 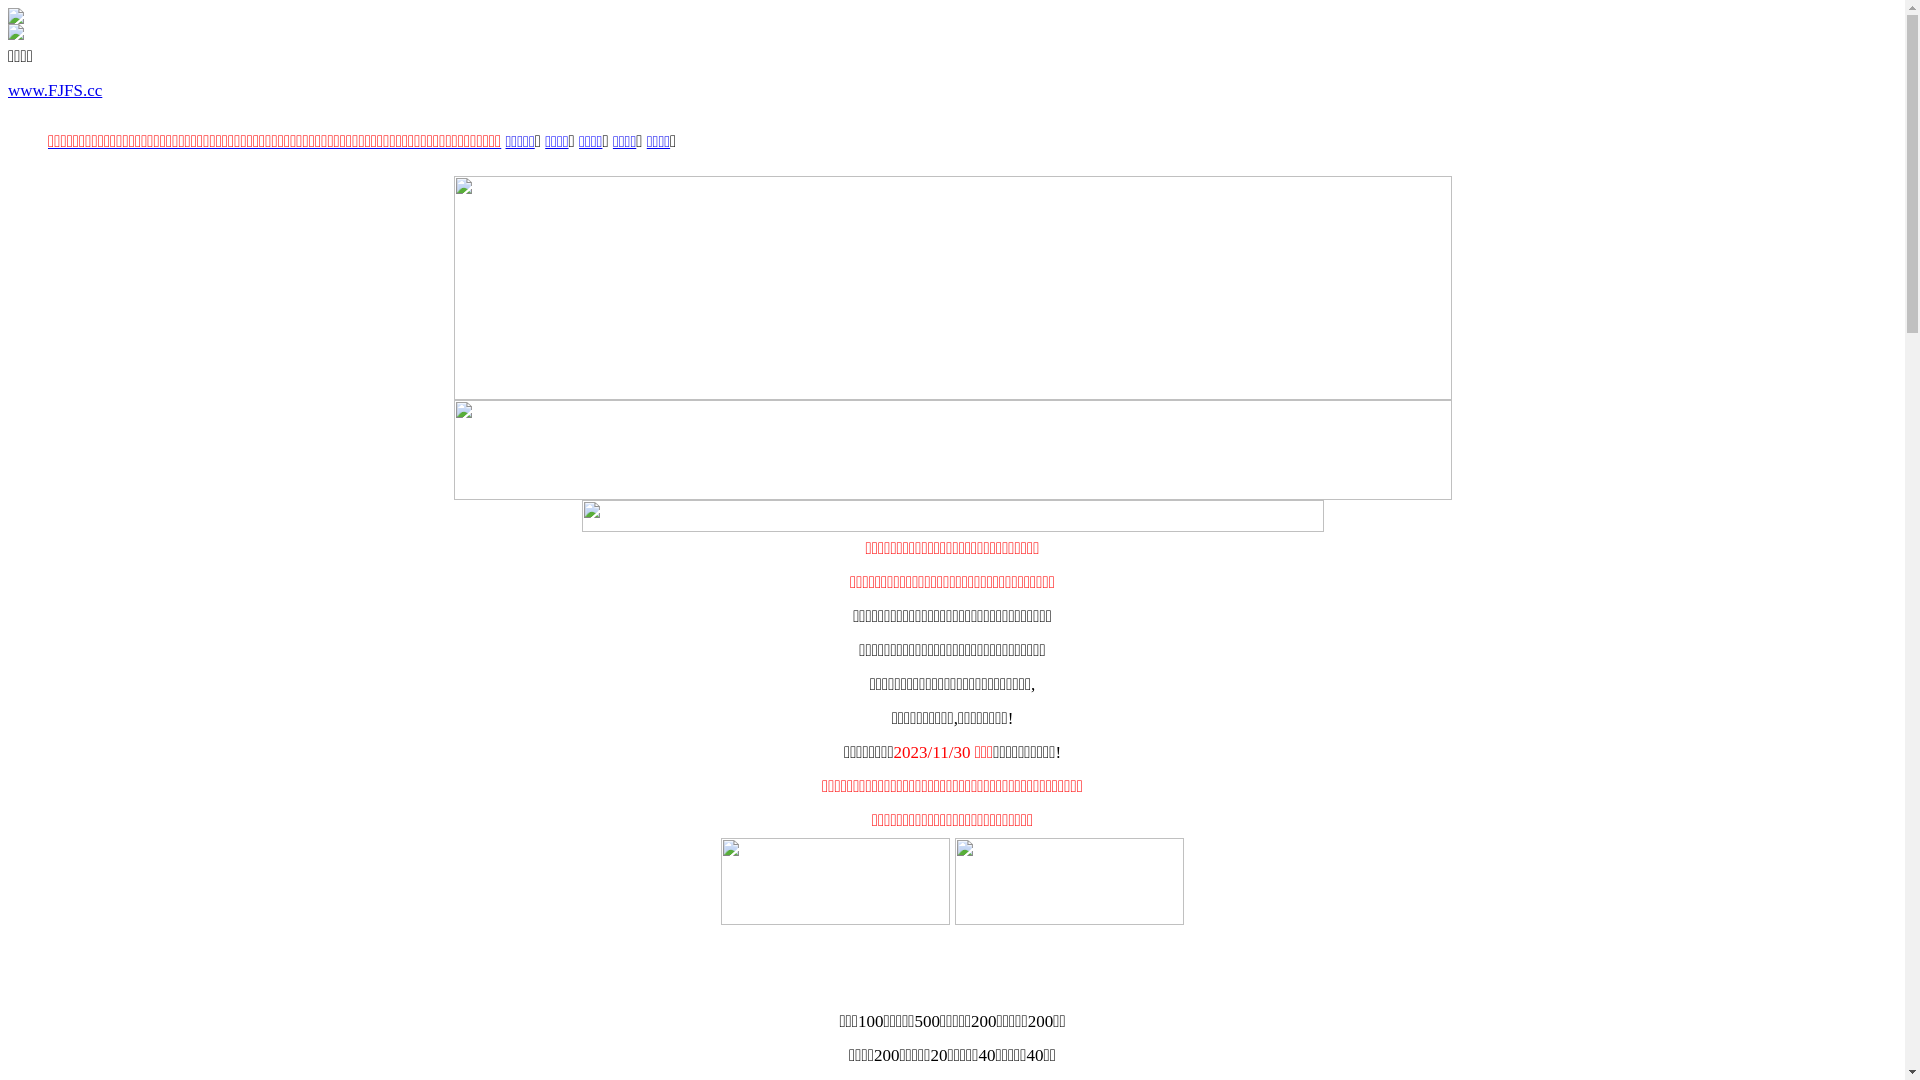 What do you see at coordinates (54, 90) in the screenshot?
I see `'www.FJFS.cc'` at bounding box center [54, 90].